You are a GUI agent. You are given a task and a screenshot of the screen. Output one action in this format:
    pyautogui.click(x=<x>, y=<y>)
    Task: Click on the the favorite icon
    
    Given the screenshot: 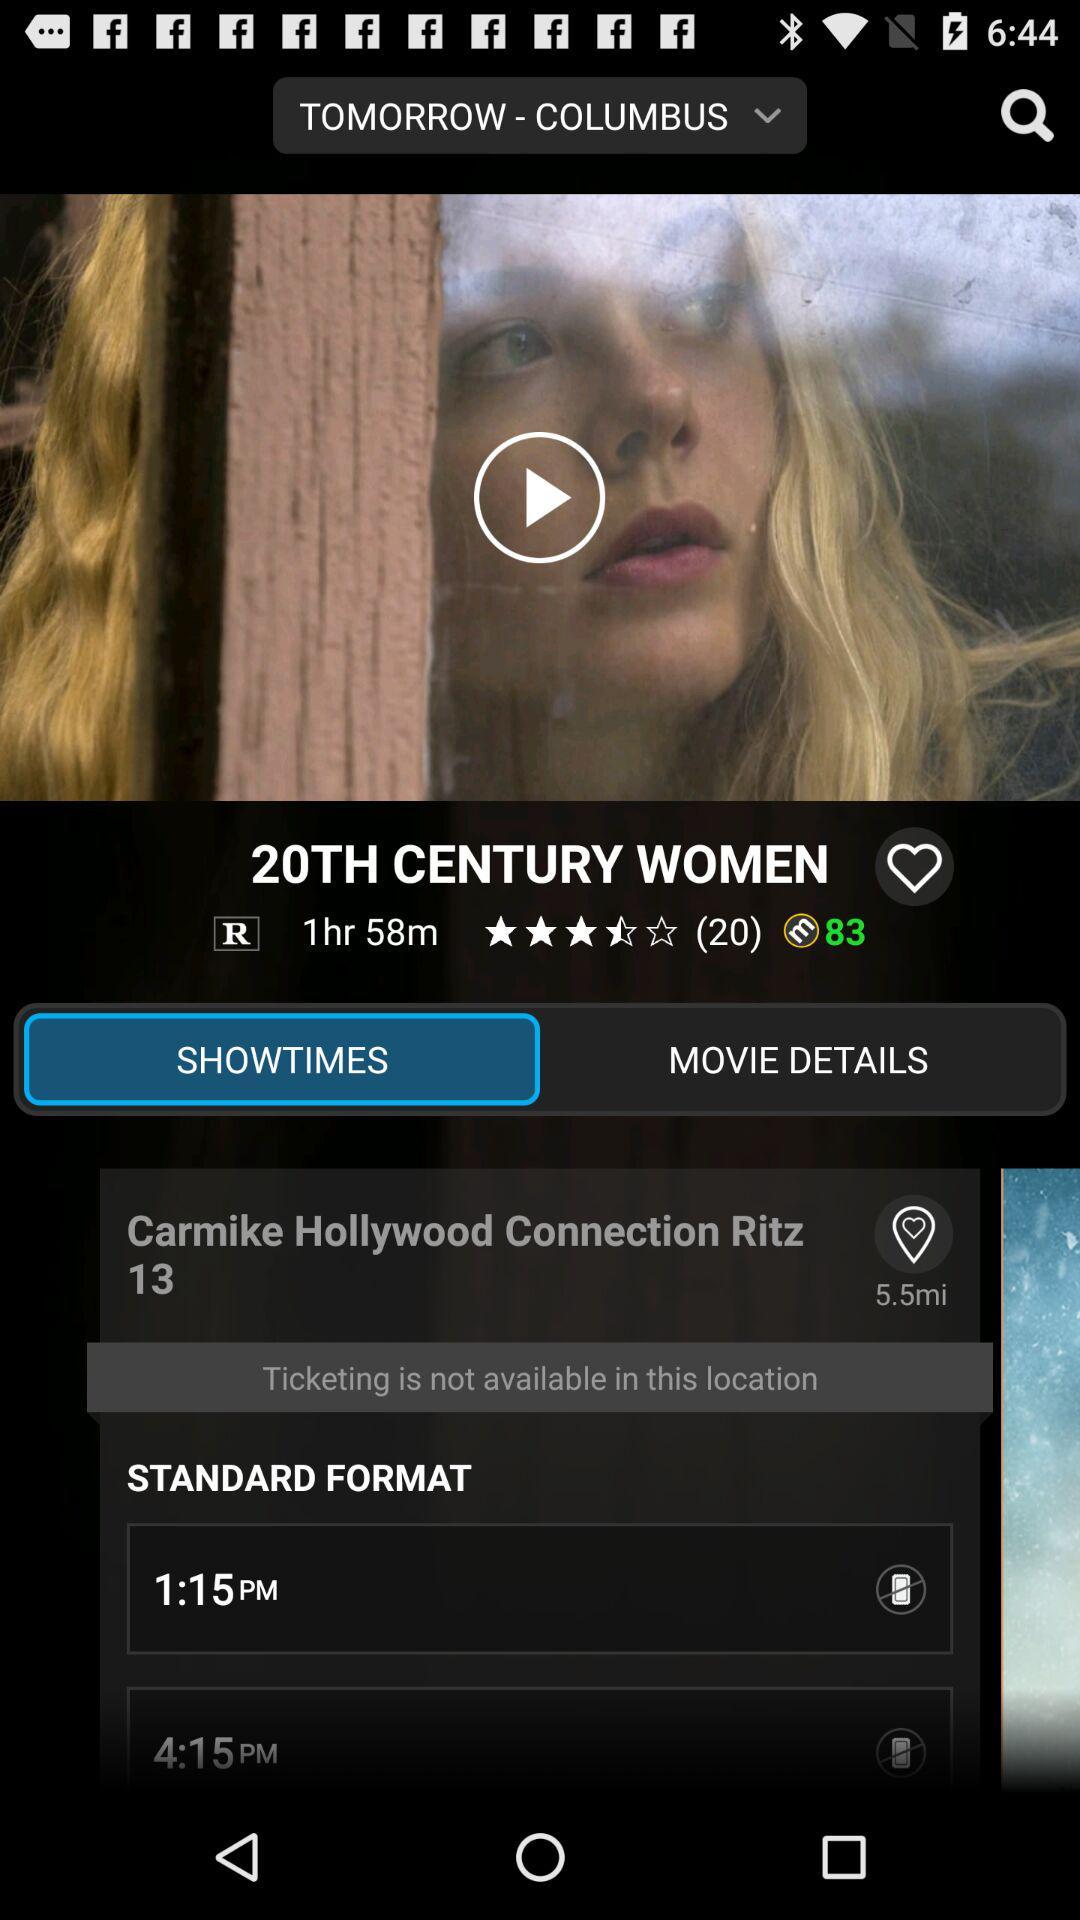 What is the action you would take?
    pyautogui.click(x=914, y=926)
    